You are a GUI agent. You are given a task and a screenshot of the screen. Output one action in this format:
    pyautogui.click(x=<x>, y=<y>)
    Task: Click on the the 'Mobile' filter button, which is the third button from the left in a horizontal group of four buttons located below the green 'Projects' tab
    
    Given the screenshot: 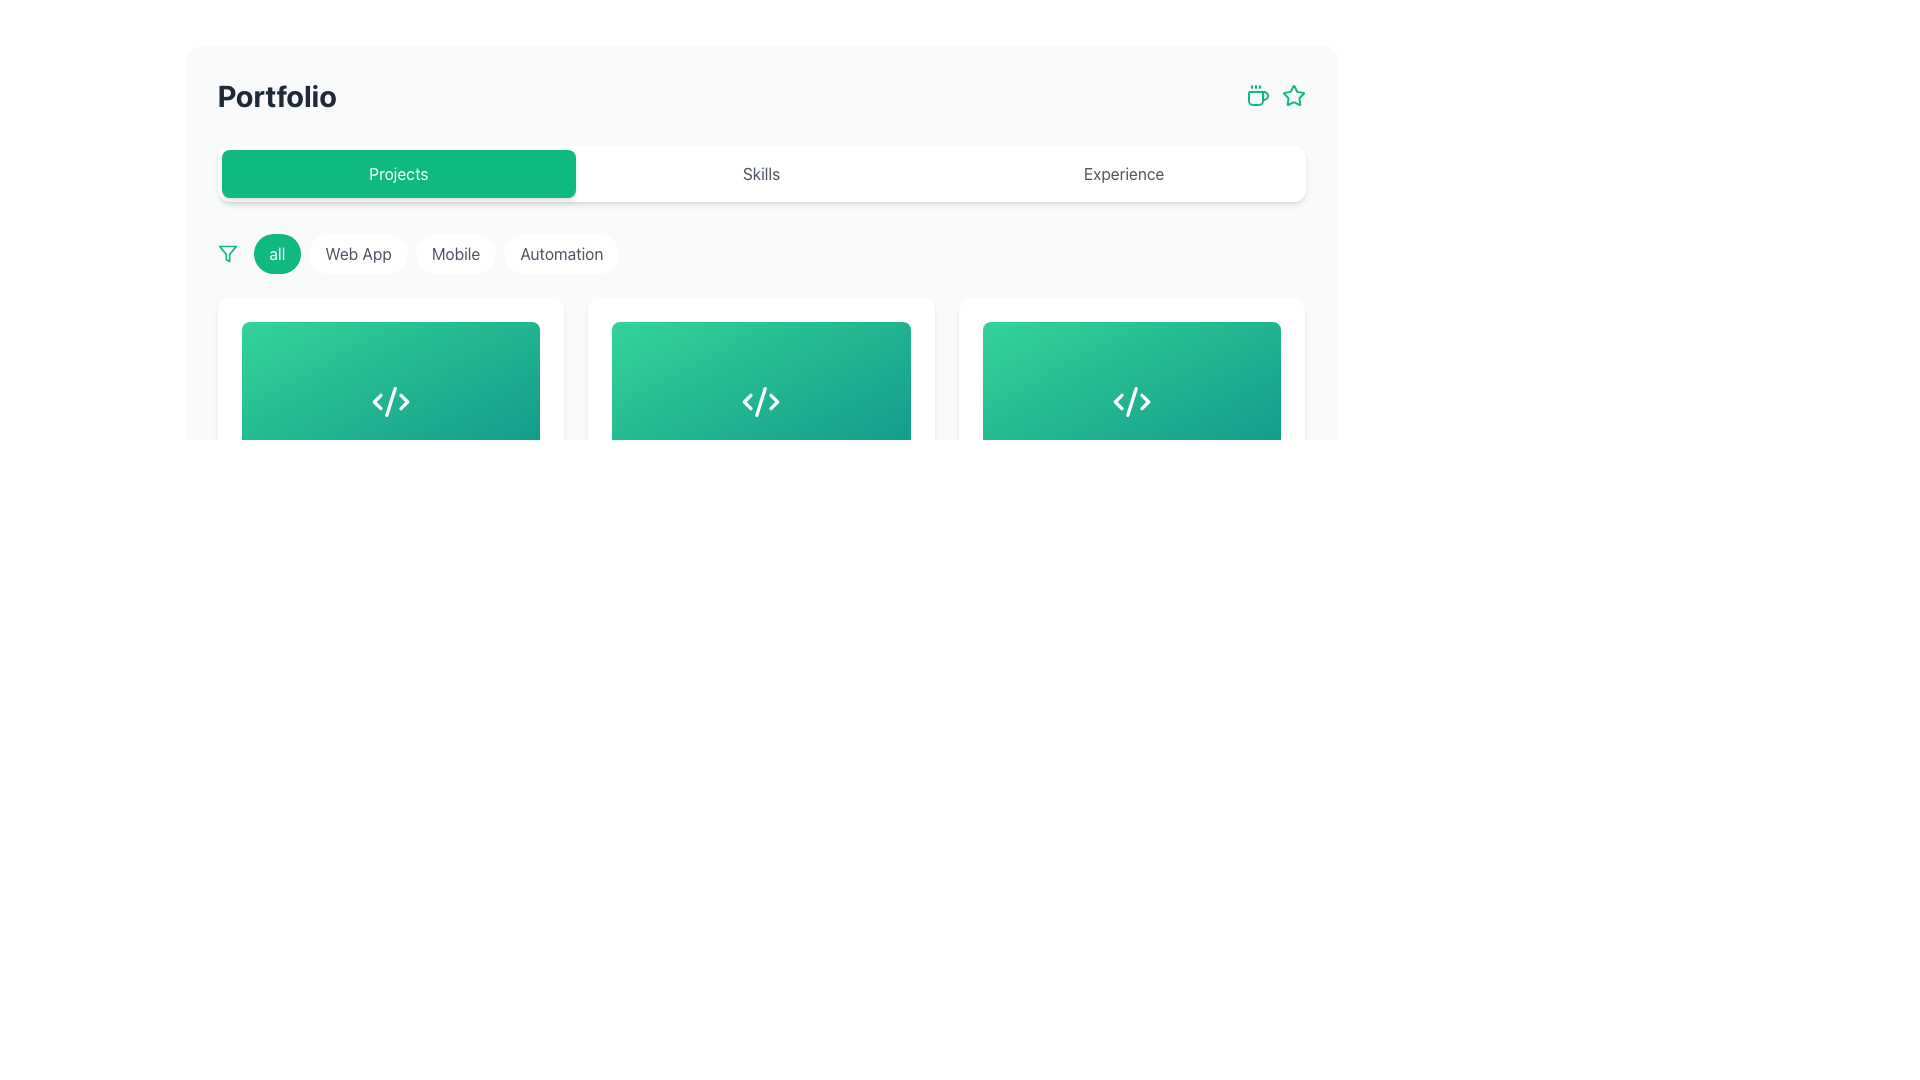 What is the action you would take?
    pyautogui.click(x=455, y=253)
    